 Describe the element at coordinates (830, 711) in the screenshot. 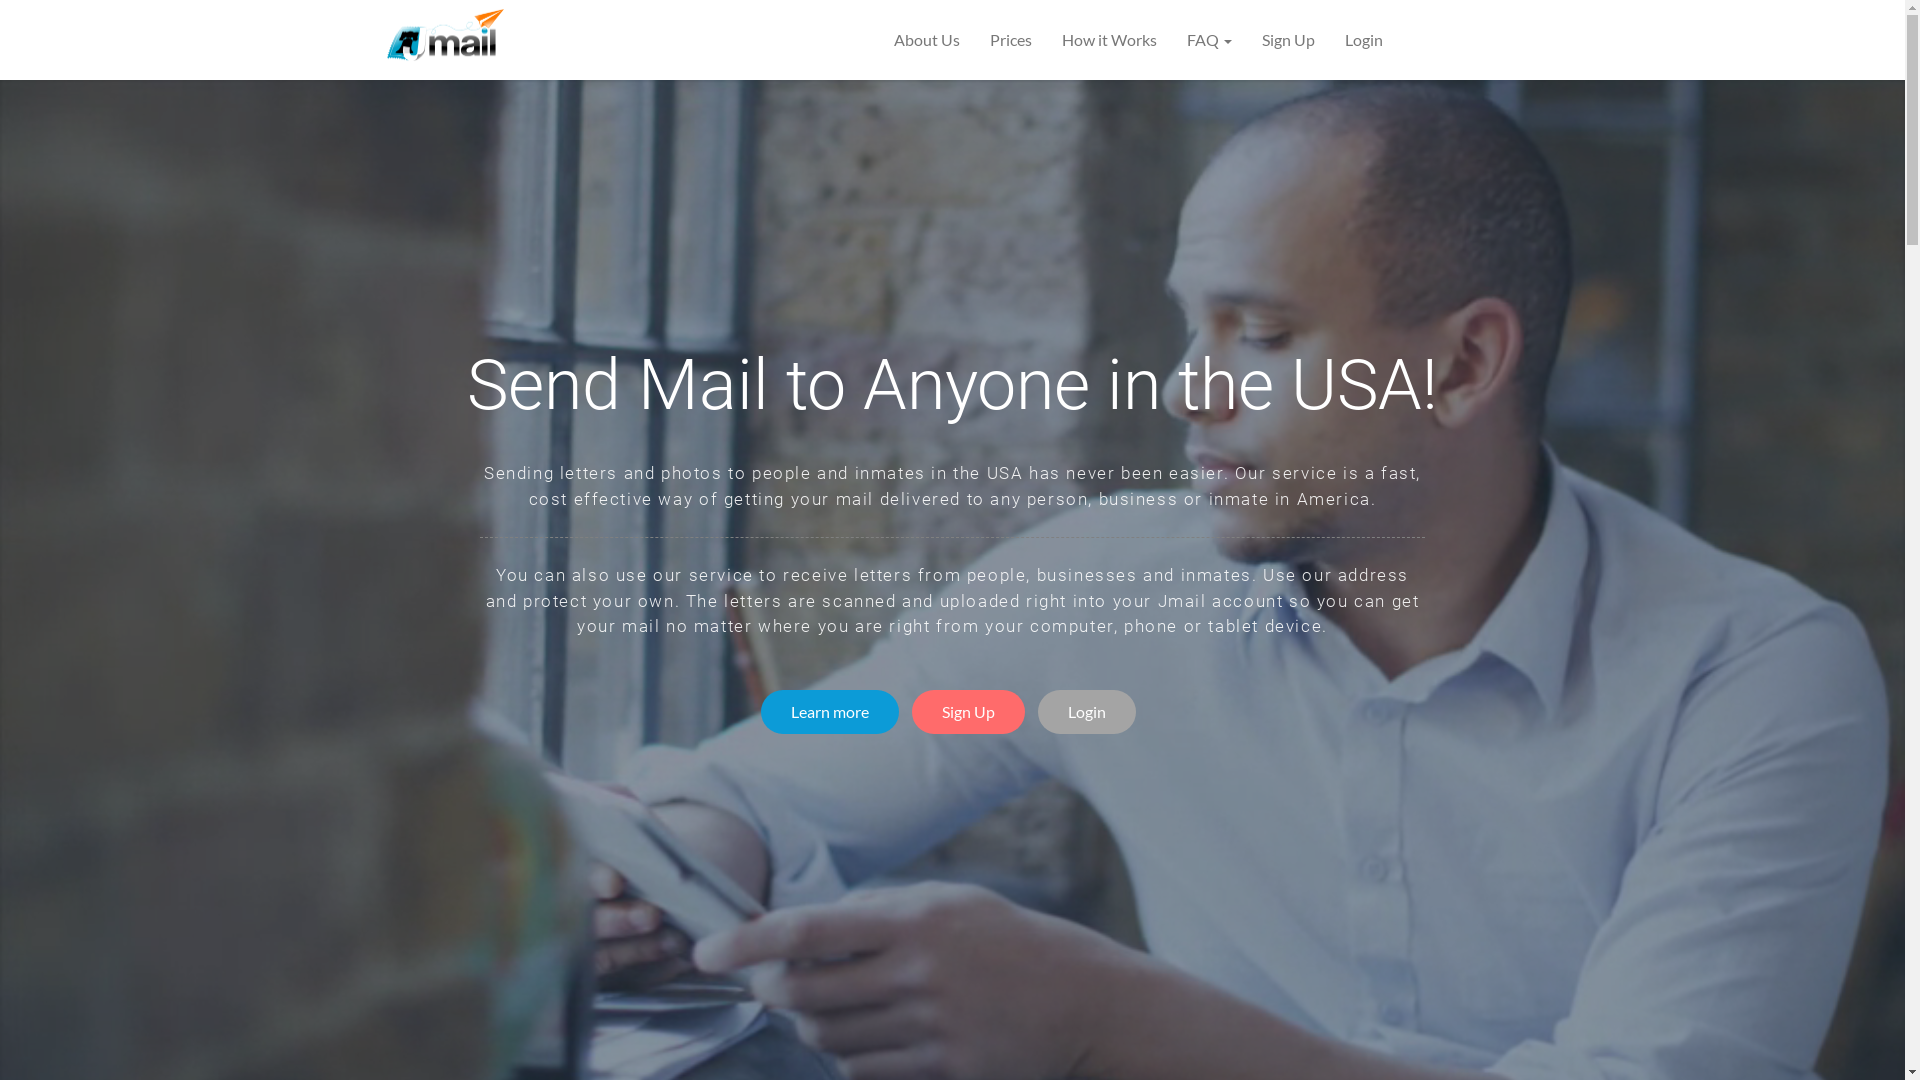

I see `'Learn more'` at that location.